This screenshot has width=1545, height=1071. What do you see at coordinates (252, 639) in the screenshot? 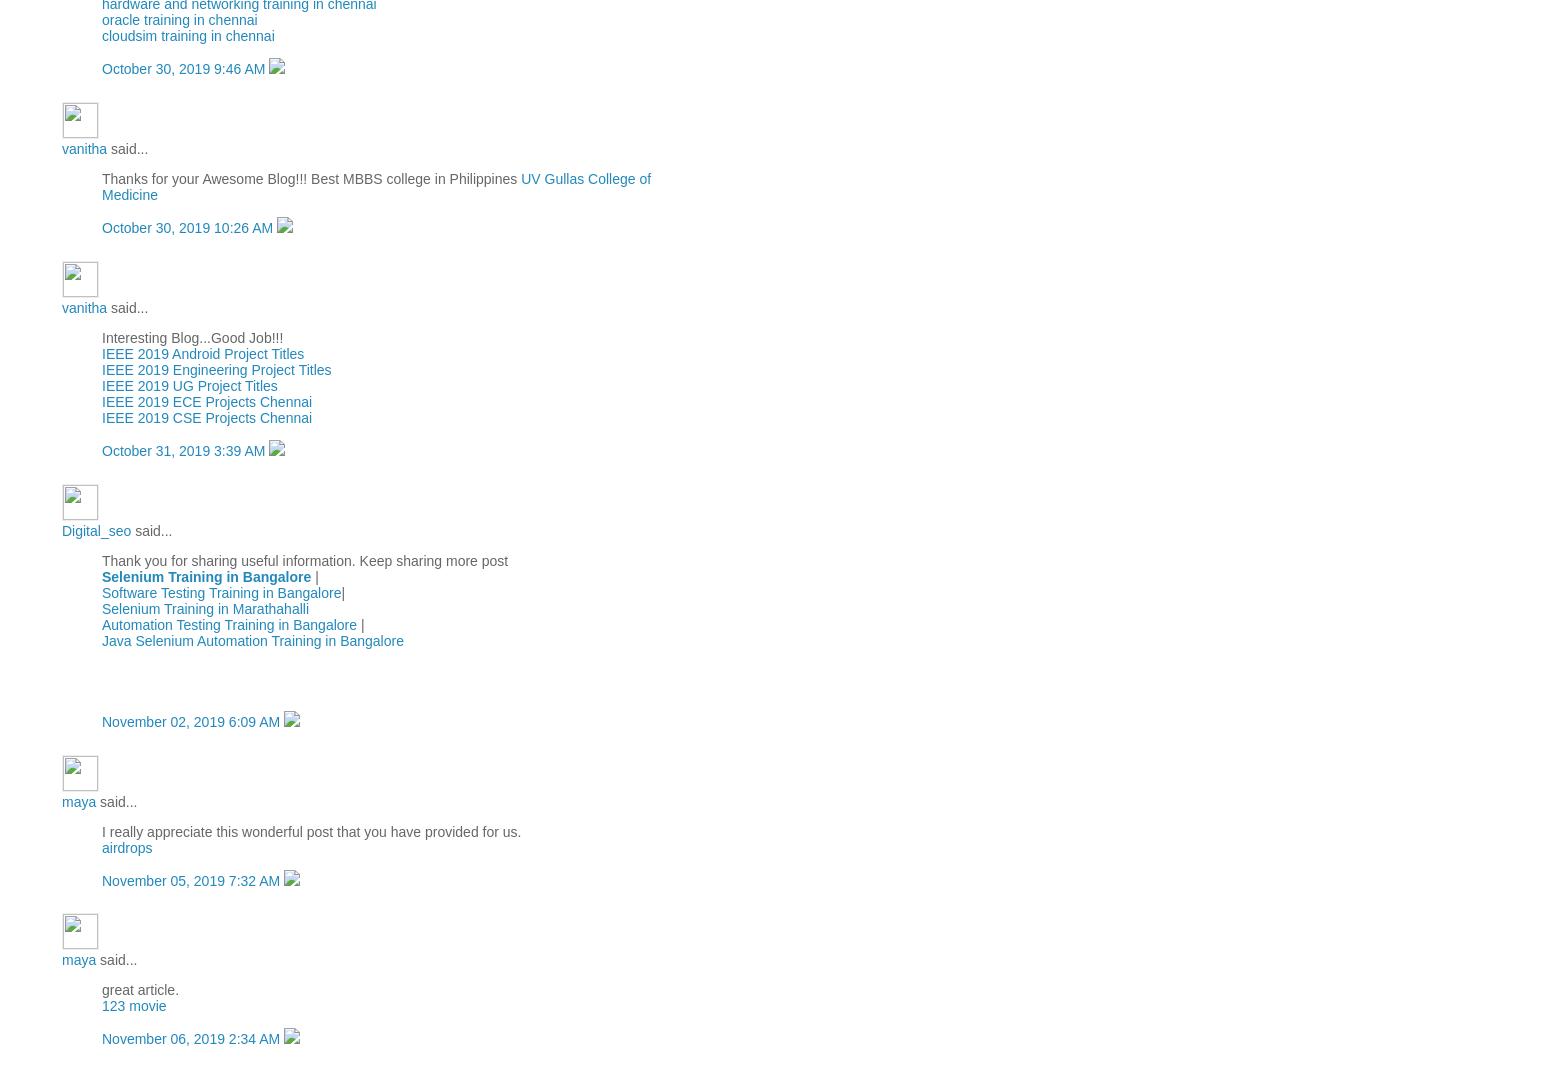
I see `'Java Selenium Automation Training in Bangalore'` at bounding box center [252, 639].